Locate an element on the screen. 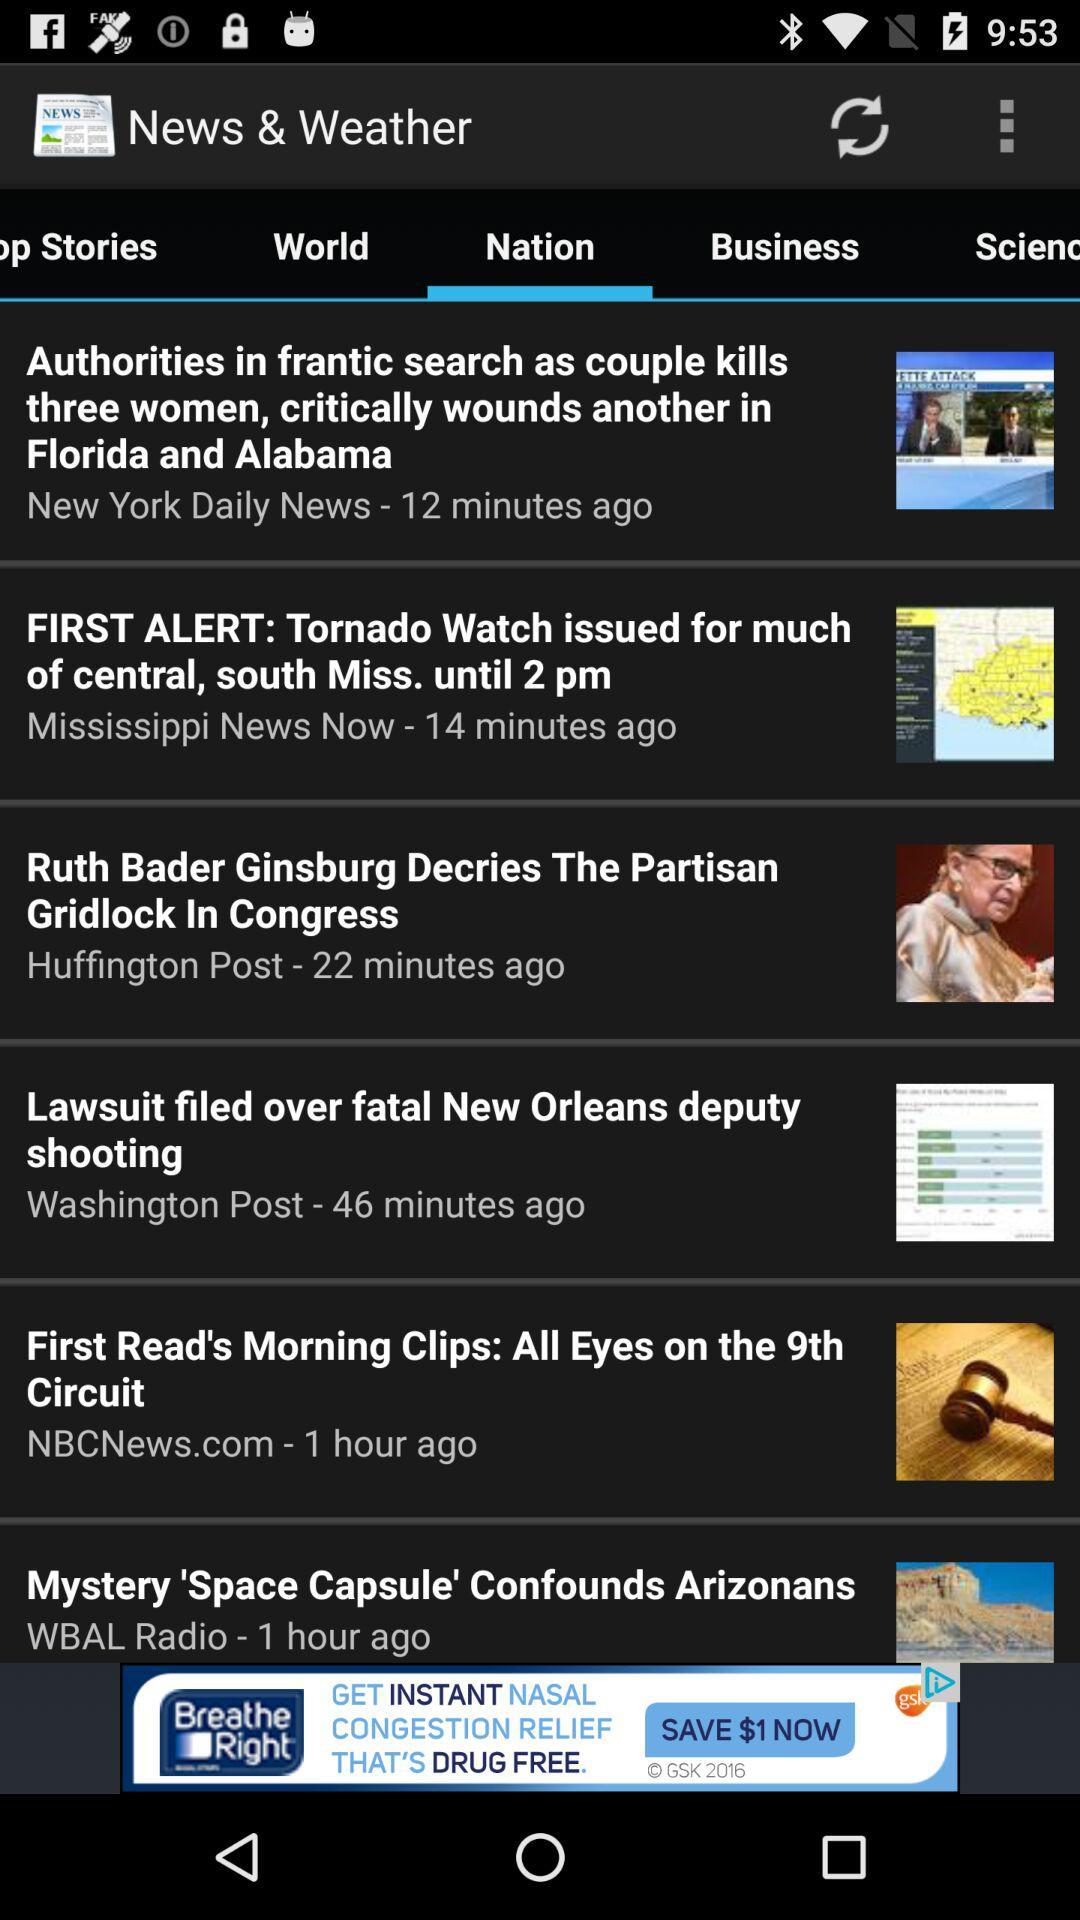 This screenshot has height=1920, width=1080. click on advertisement below is located at coordinates (540, 1727).